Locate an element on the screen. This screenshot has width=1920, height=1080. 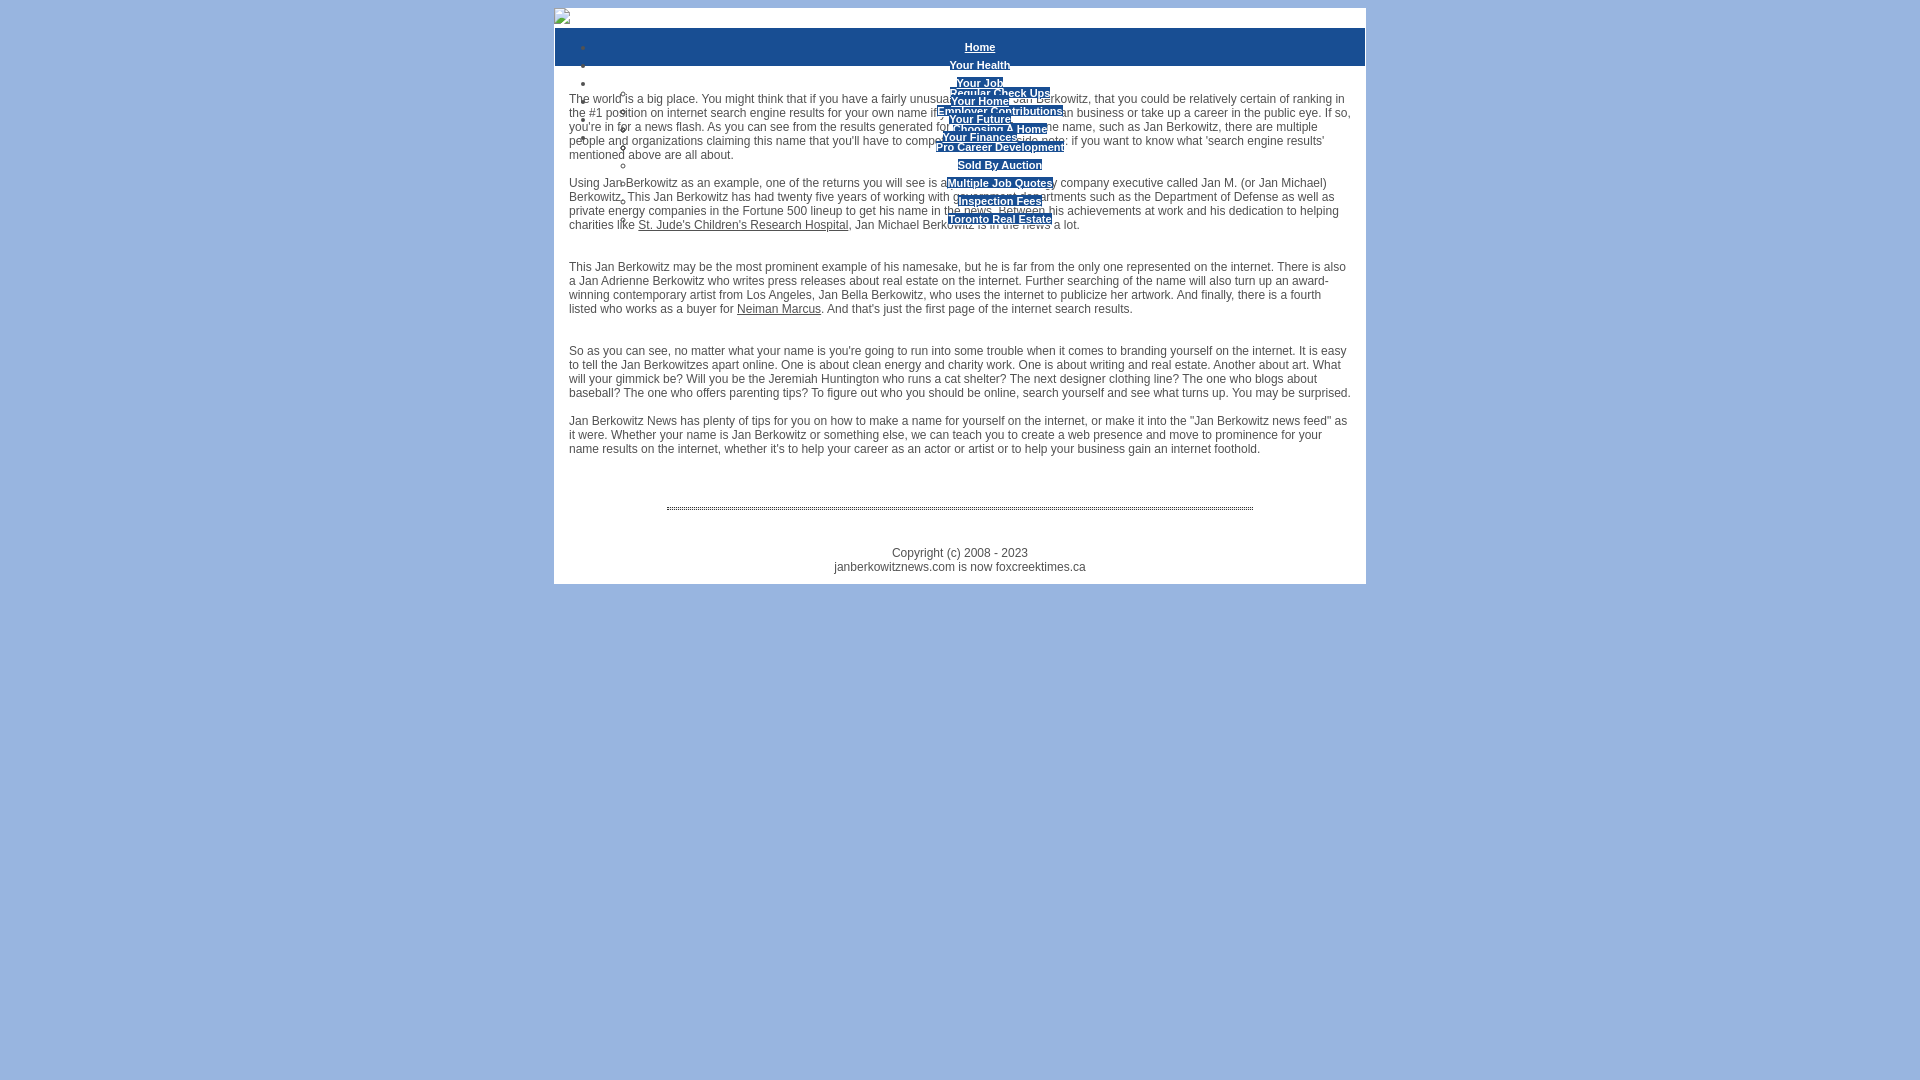
'Neiman Marcus' is located at coordinates (777, 308).